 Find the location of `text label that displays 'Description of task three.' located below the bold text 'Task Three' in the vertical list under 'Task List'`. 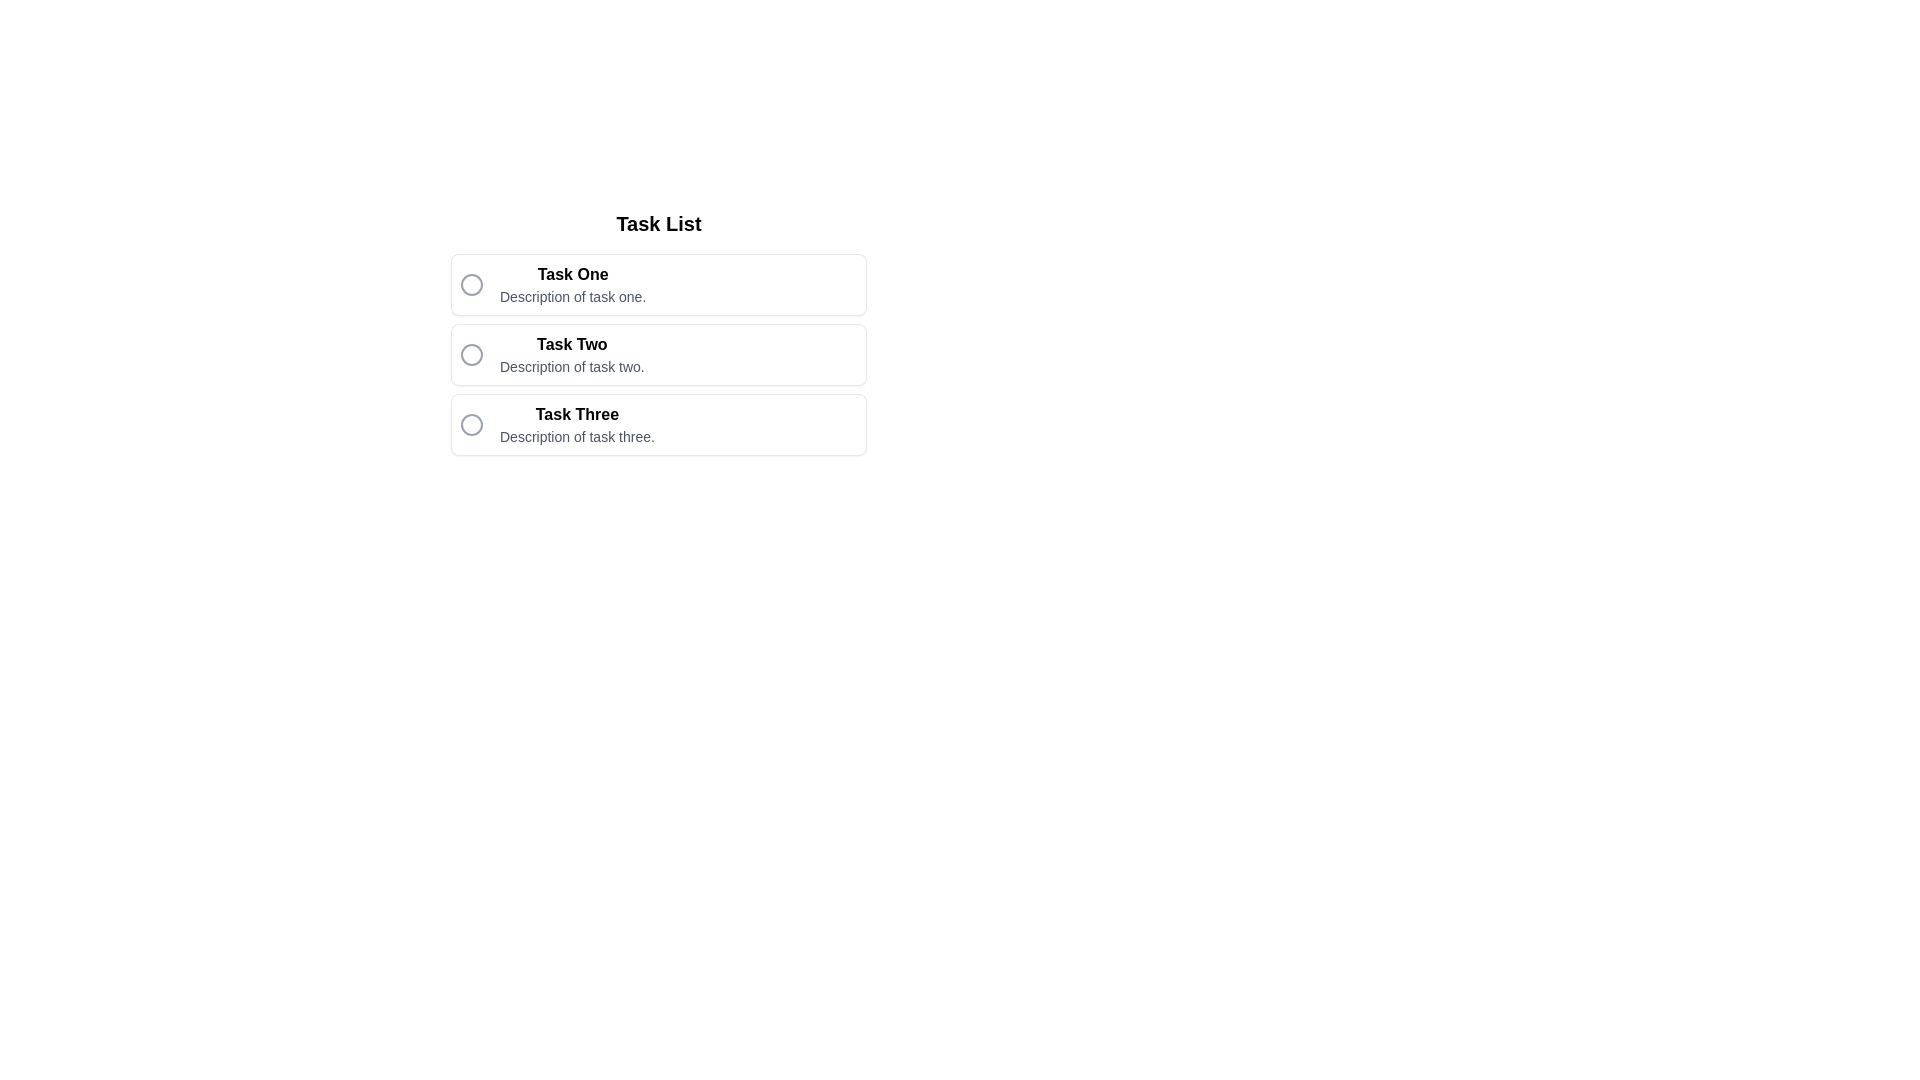

text label that displays 'Description of task three.' located below the bold text 'Task Three' in the vertical list under 'Task List' is located at coordinates (576, 435).